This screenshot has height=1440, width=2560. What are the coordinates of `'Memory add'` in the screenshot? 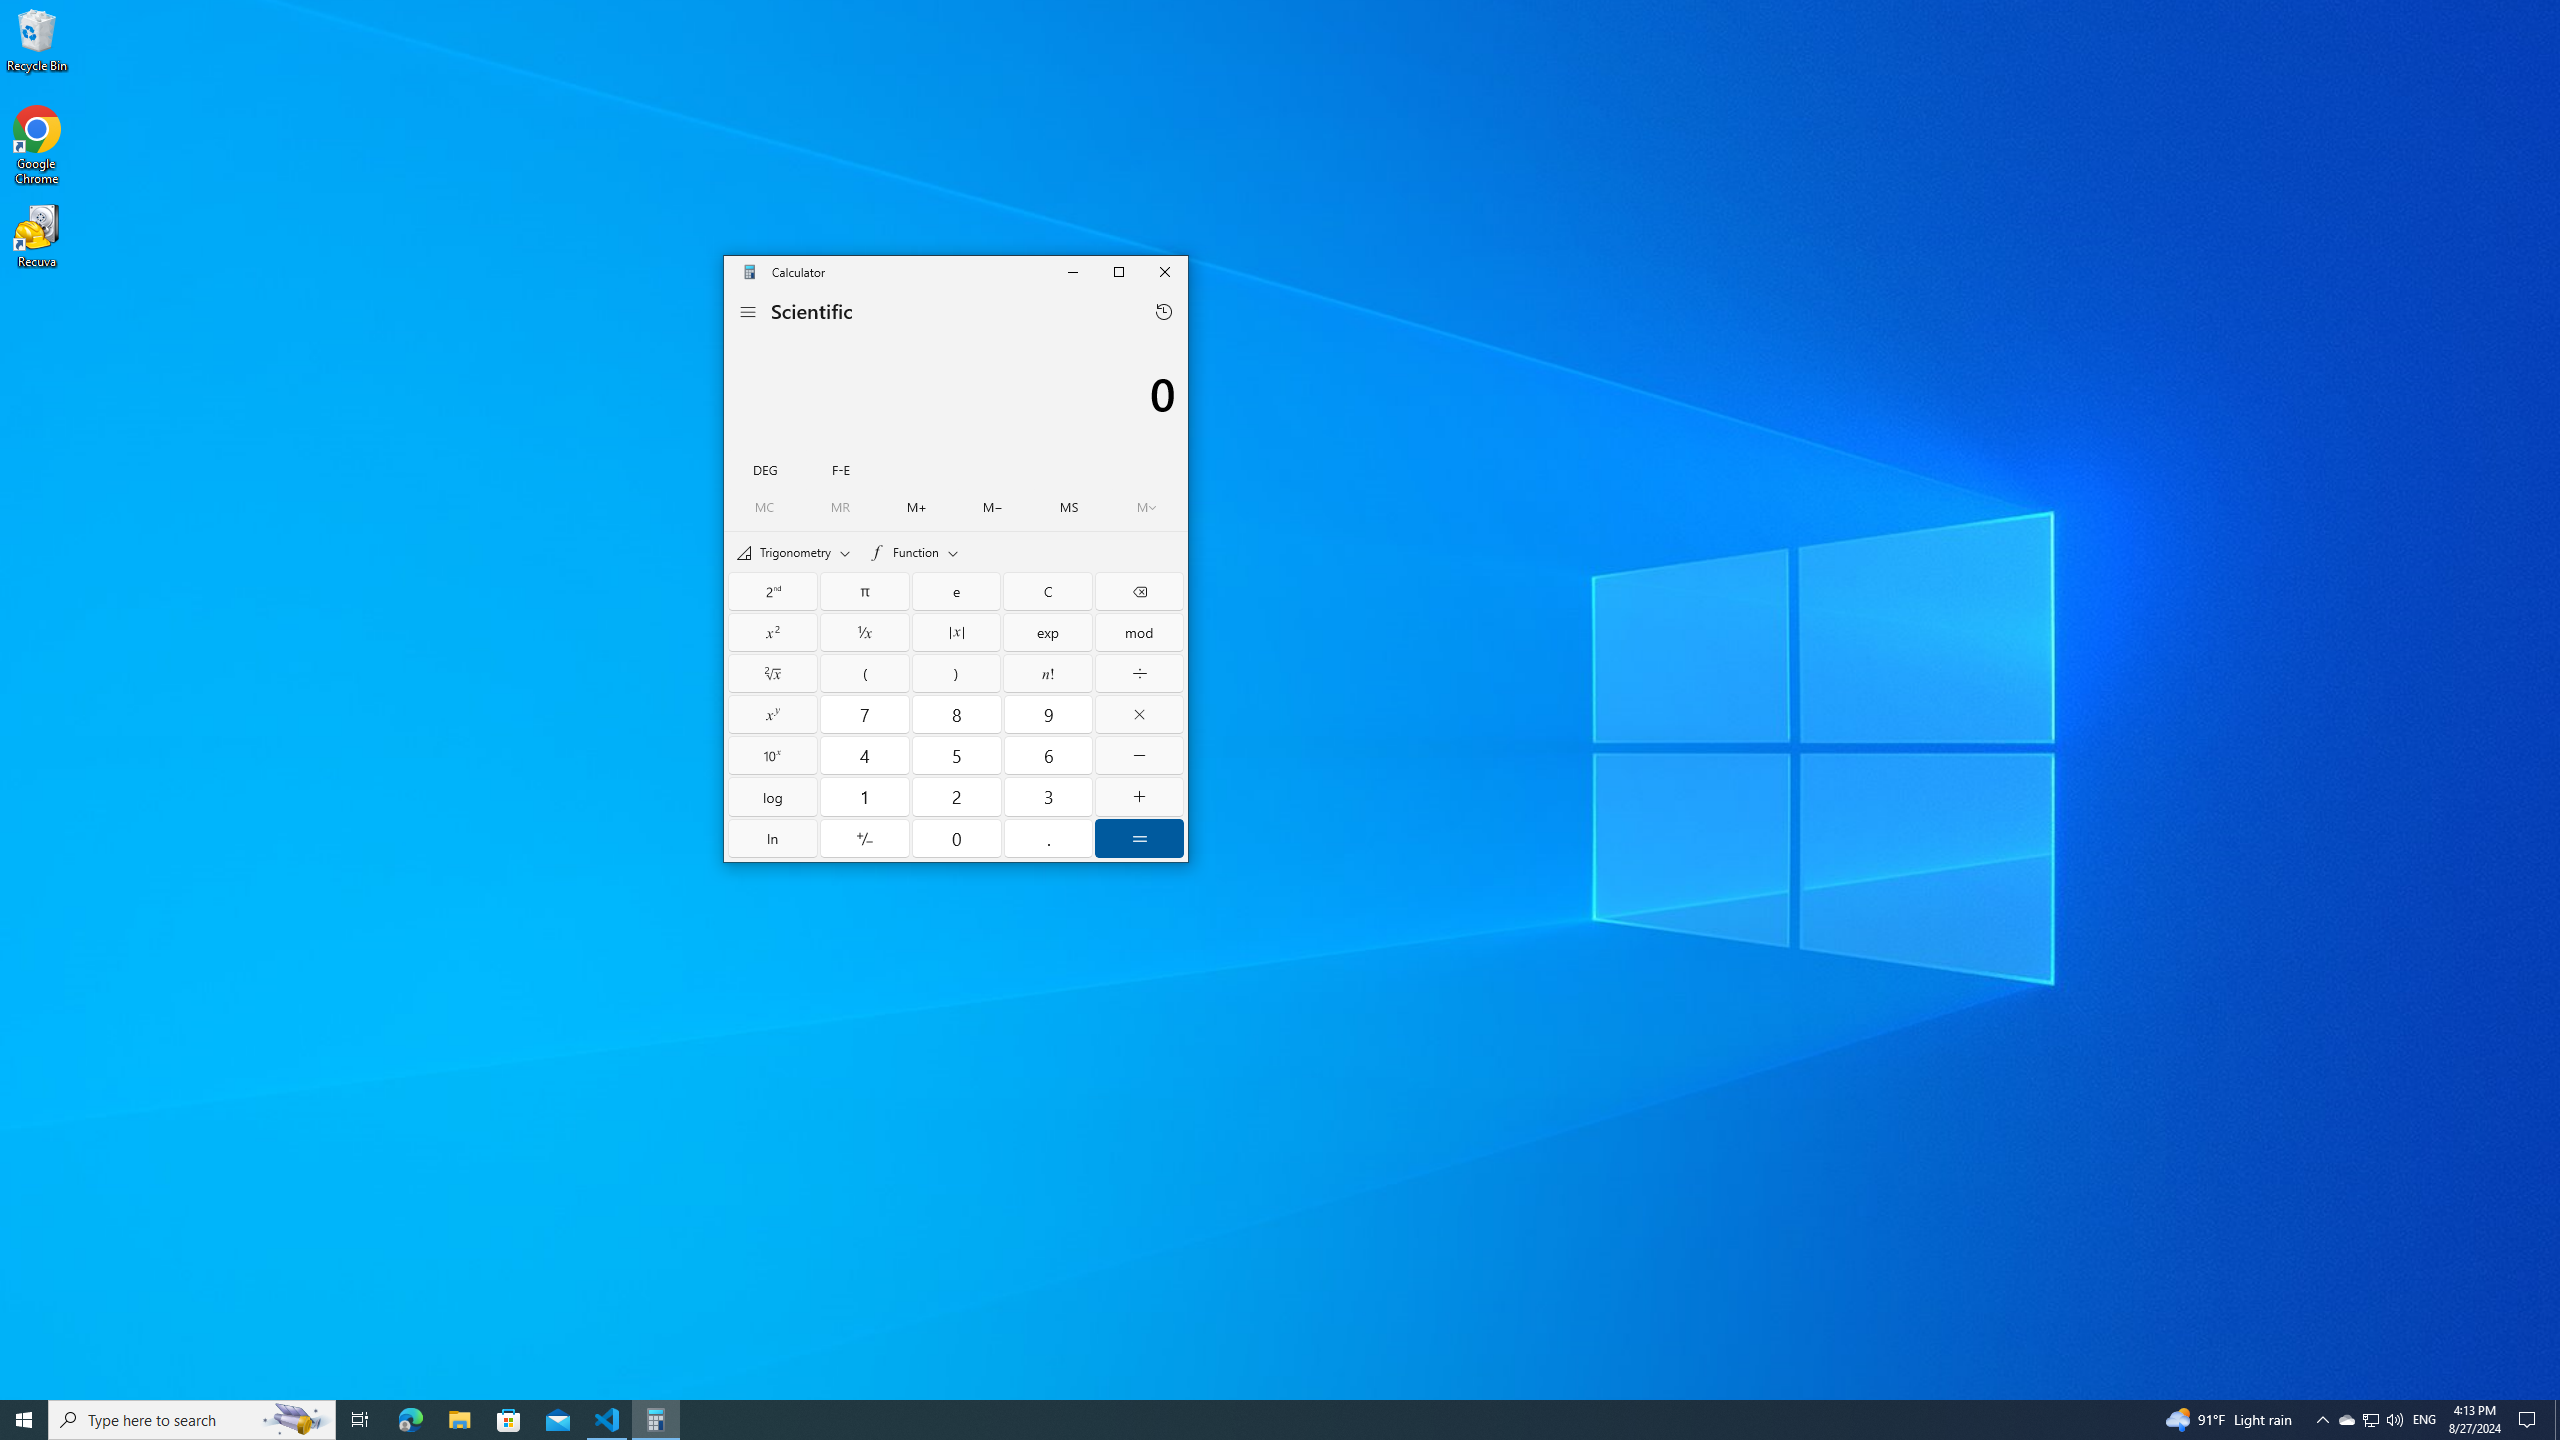 It's located at (917, 506).